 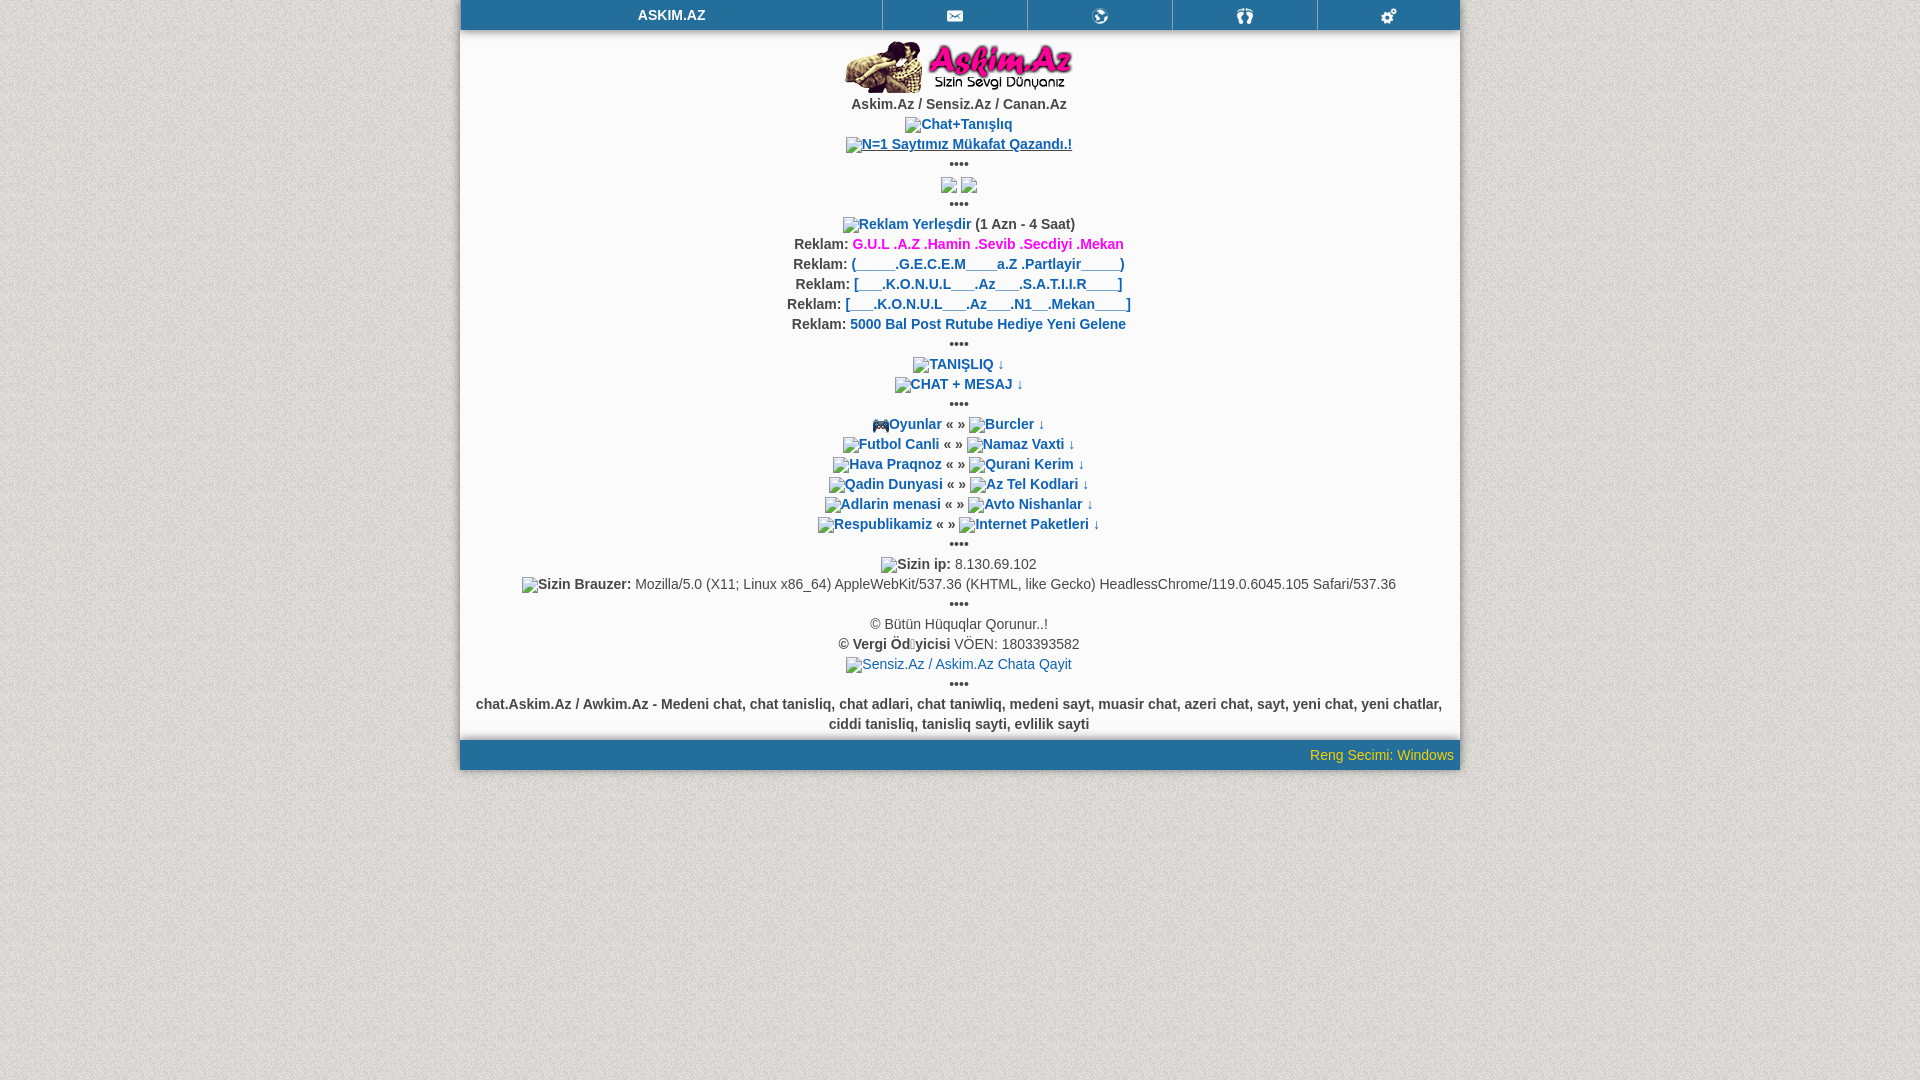 What do you see at coordinates (882, 523) in the screenshot?
I see `'Respublikamiz'` at bounding box center [882, 523].